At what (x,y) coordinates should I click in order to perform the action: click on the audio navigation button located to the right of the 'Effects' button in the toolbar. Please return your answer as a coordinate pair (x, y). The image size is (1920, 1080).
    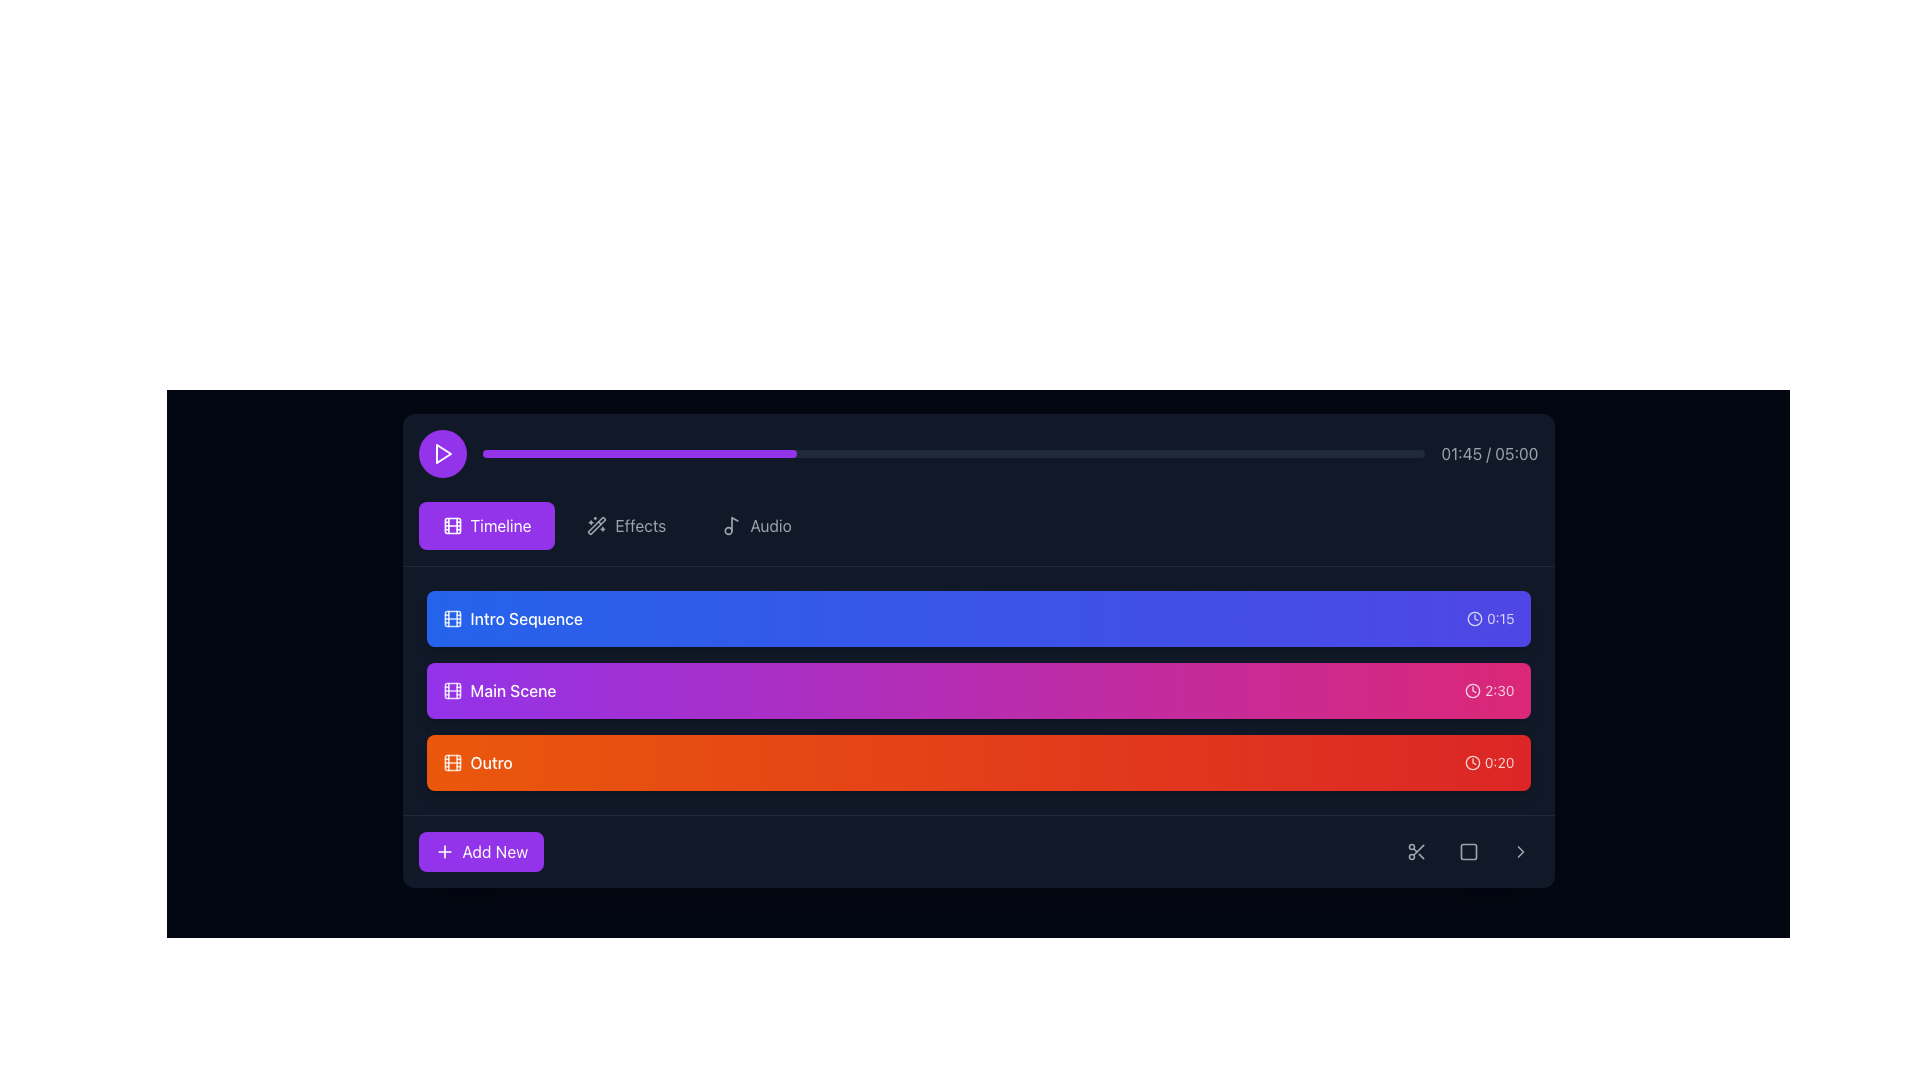
    Looking at the image, I should click on (756, 524).